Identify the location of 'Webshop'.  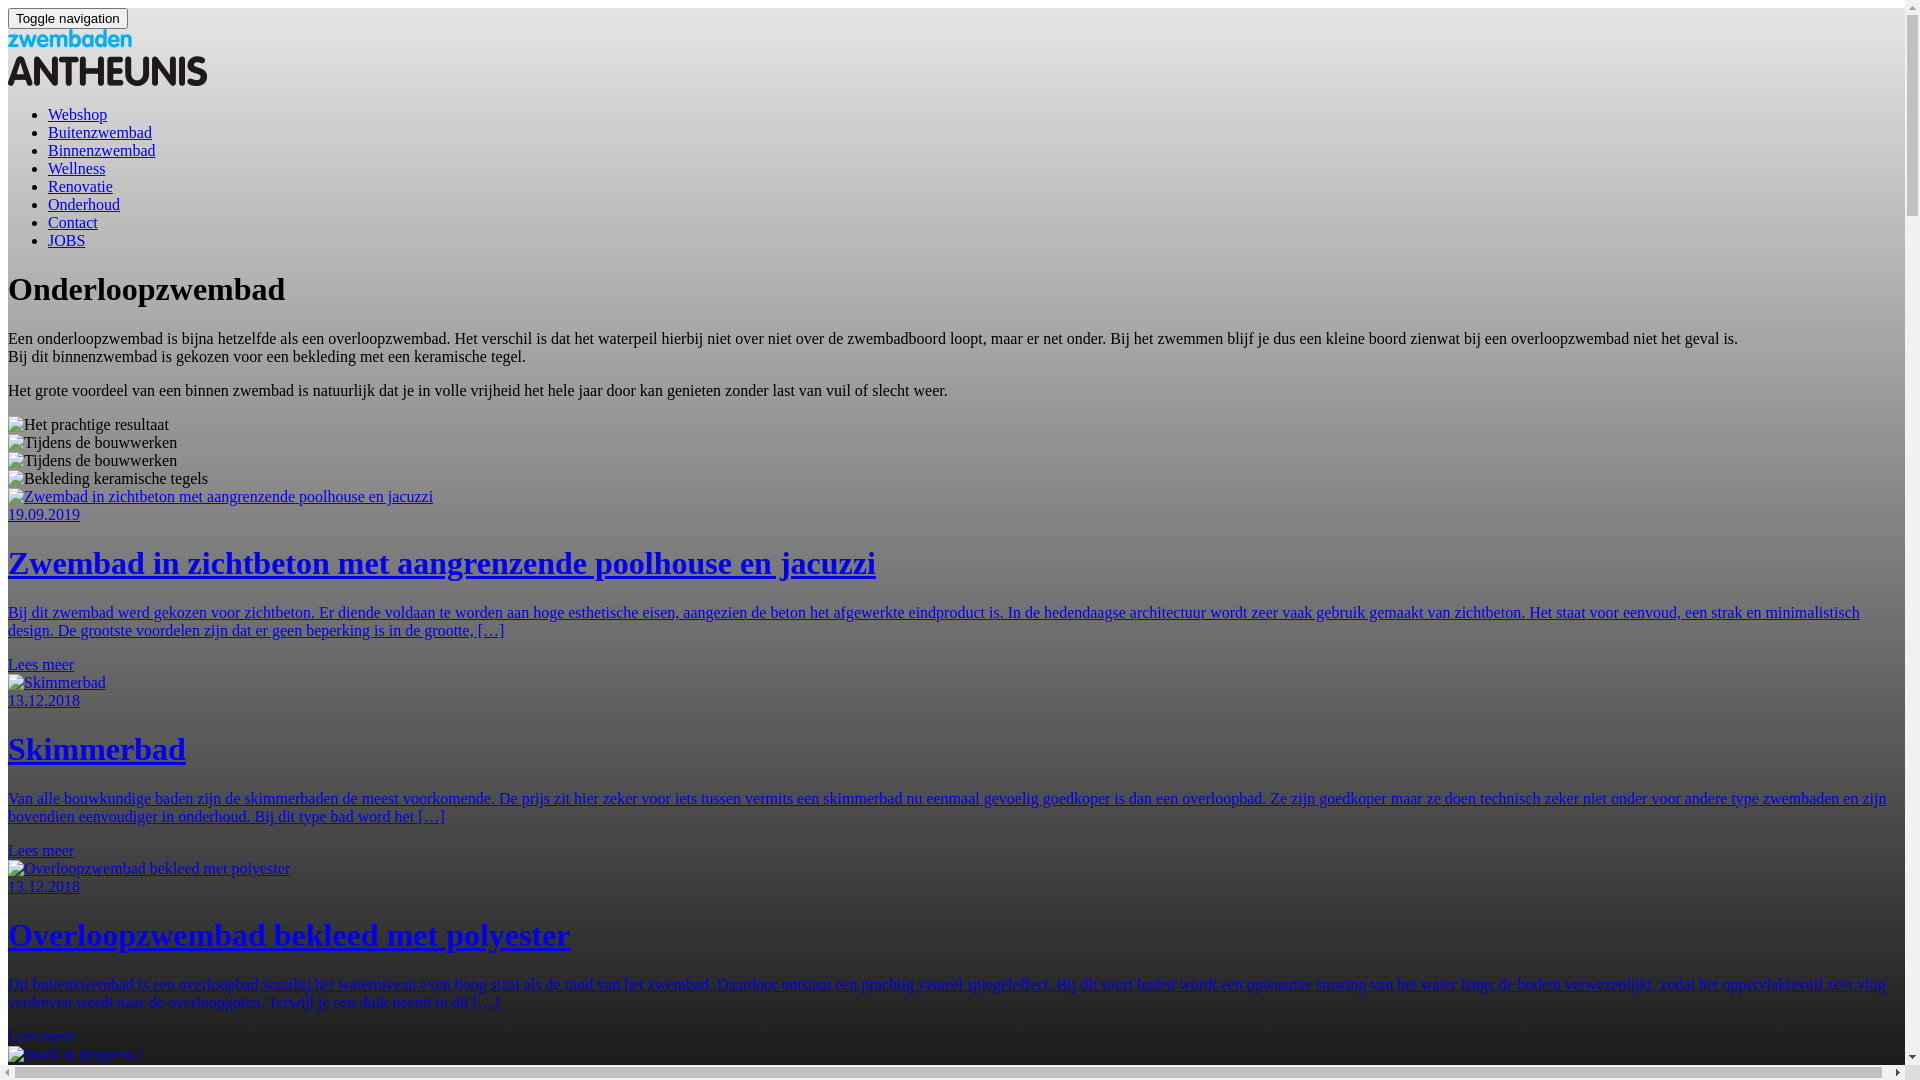
(77, 114).